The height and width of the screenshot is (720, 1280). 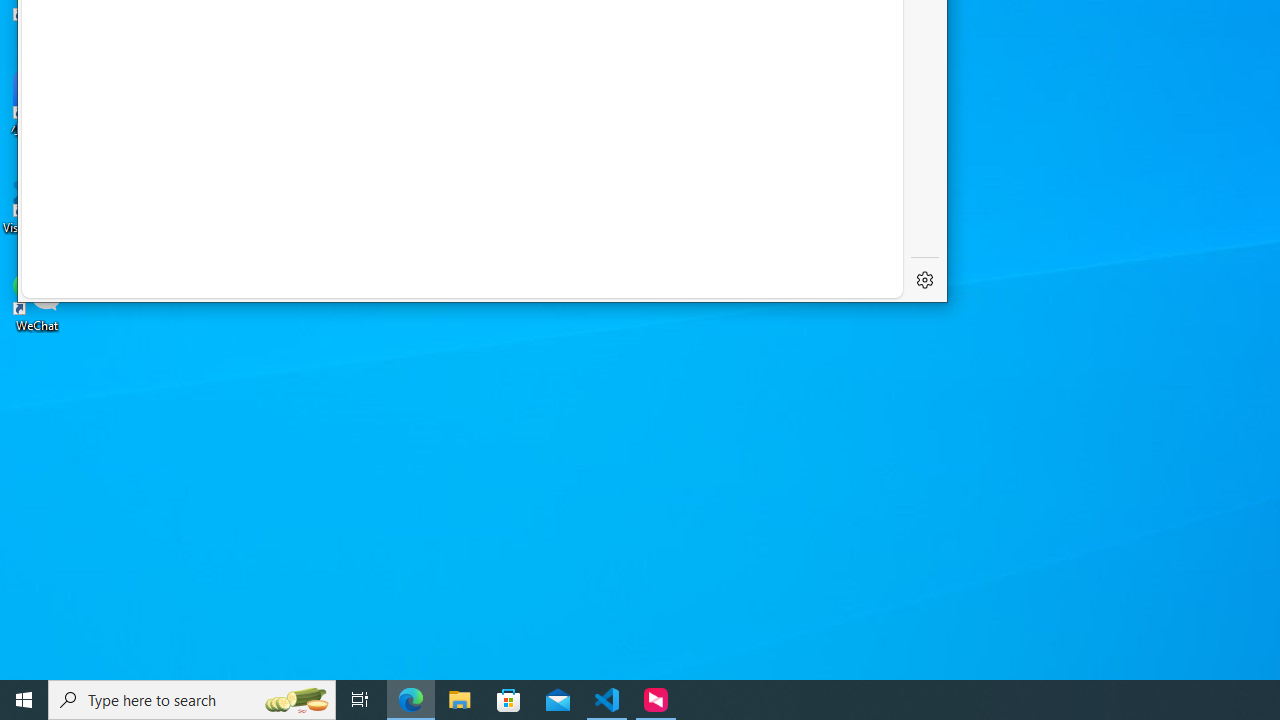 What do you see at coordinates (294, 698) in the screenshot?
I see `'Search highlights icon opens search home window'` at bounding box center [294, 698].